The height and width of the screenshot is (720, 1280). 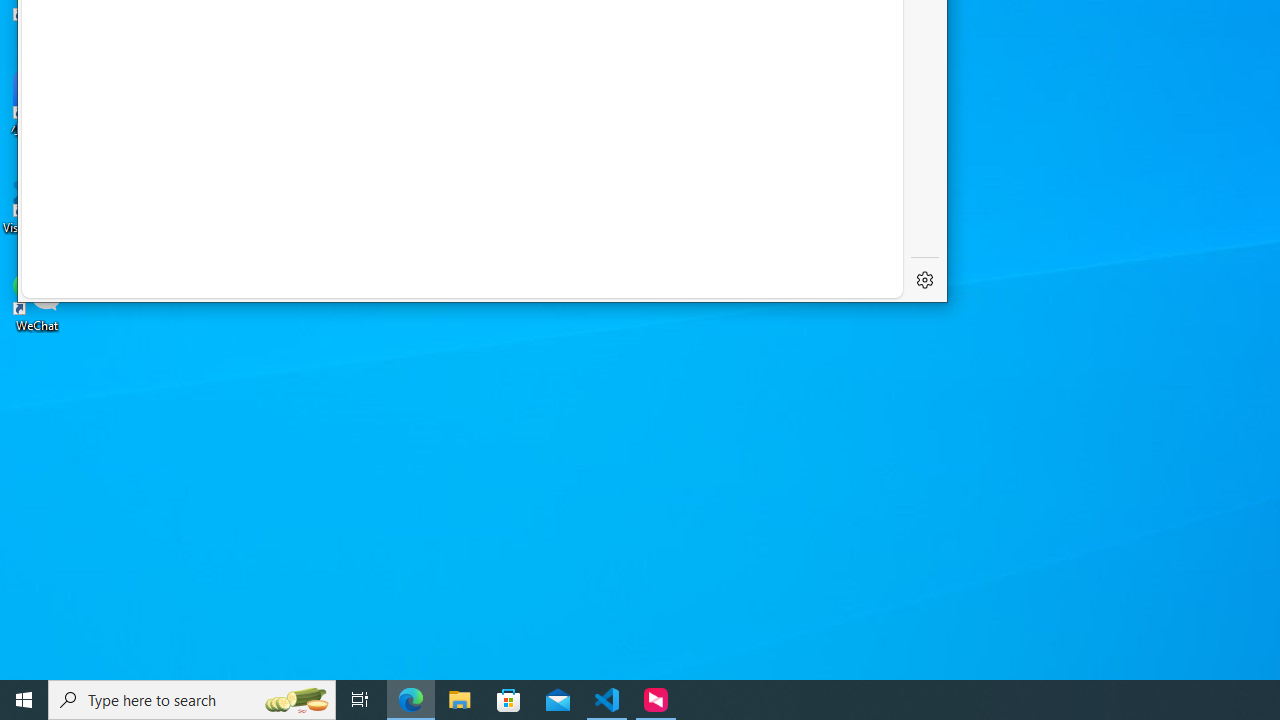 What do you see at coordinates (294, 698) in the screenshot?
I see `'Search highlights icon opens search home window'` at bounding box center [294, 698].